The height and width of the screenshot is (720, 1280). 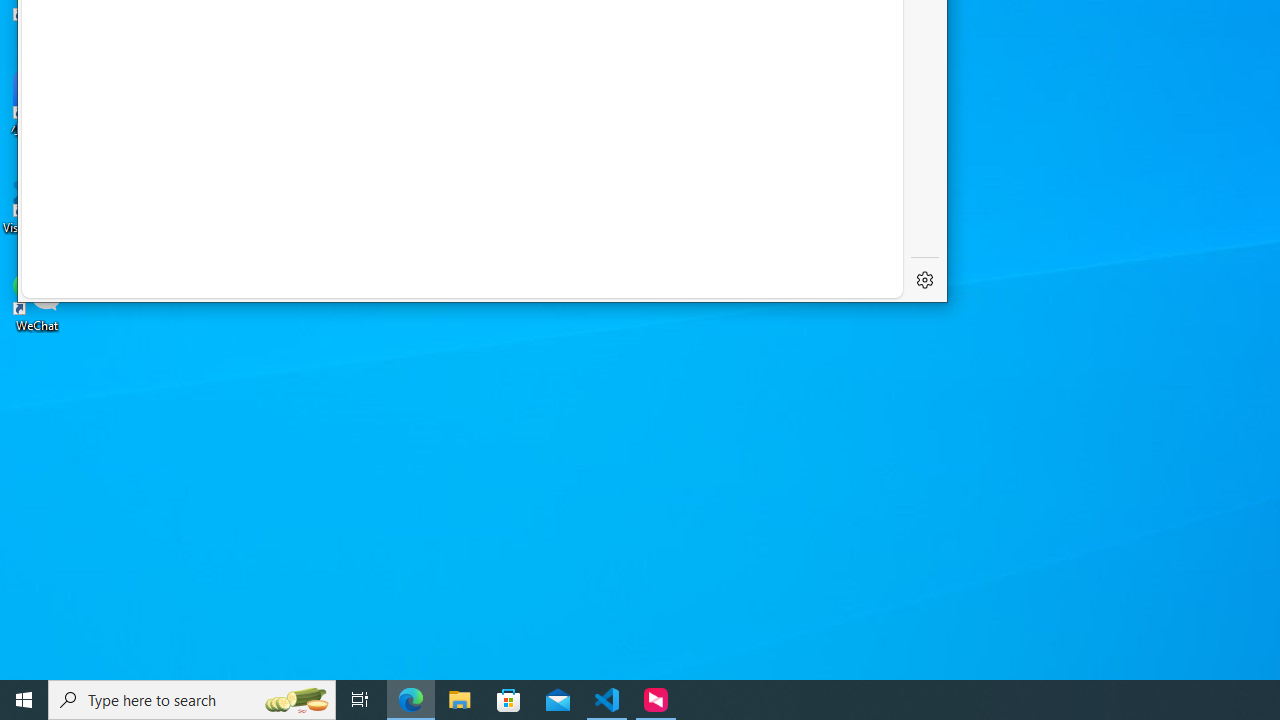 What do you see at coordinates (294, 698) in the screenshot?
I see `'Search highlights icon opens search home window'` at bounding box center [294, 698].